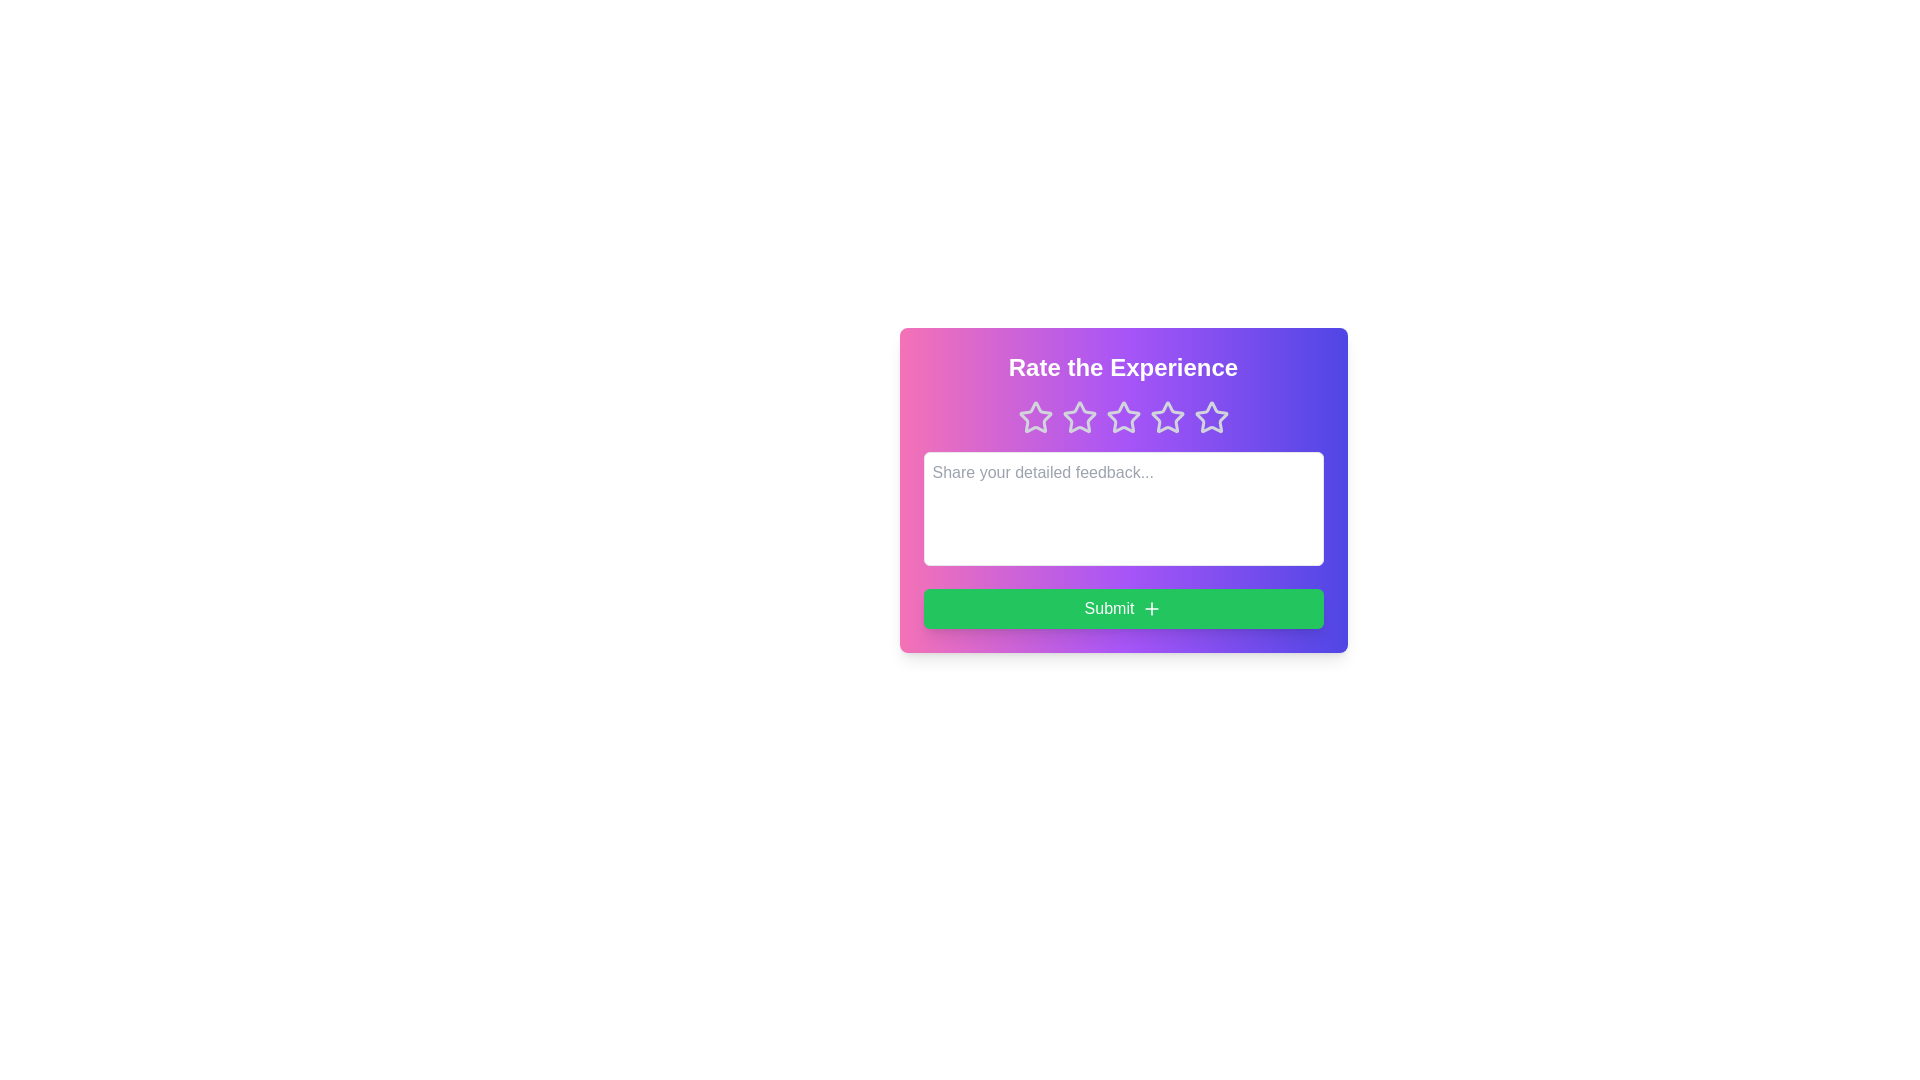 Image resolution: width=1920 pixels, height=1080 pixels. What do you see at coordinates (1123, 508) in the screenshot?
I see `the feedback textarea and type the feedback text` at bounding box center [1123, 508].